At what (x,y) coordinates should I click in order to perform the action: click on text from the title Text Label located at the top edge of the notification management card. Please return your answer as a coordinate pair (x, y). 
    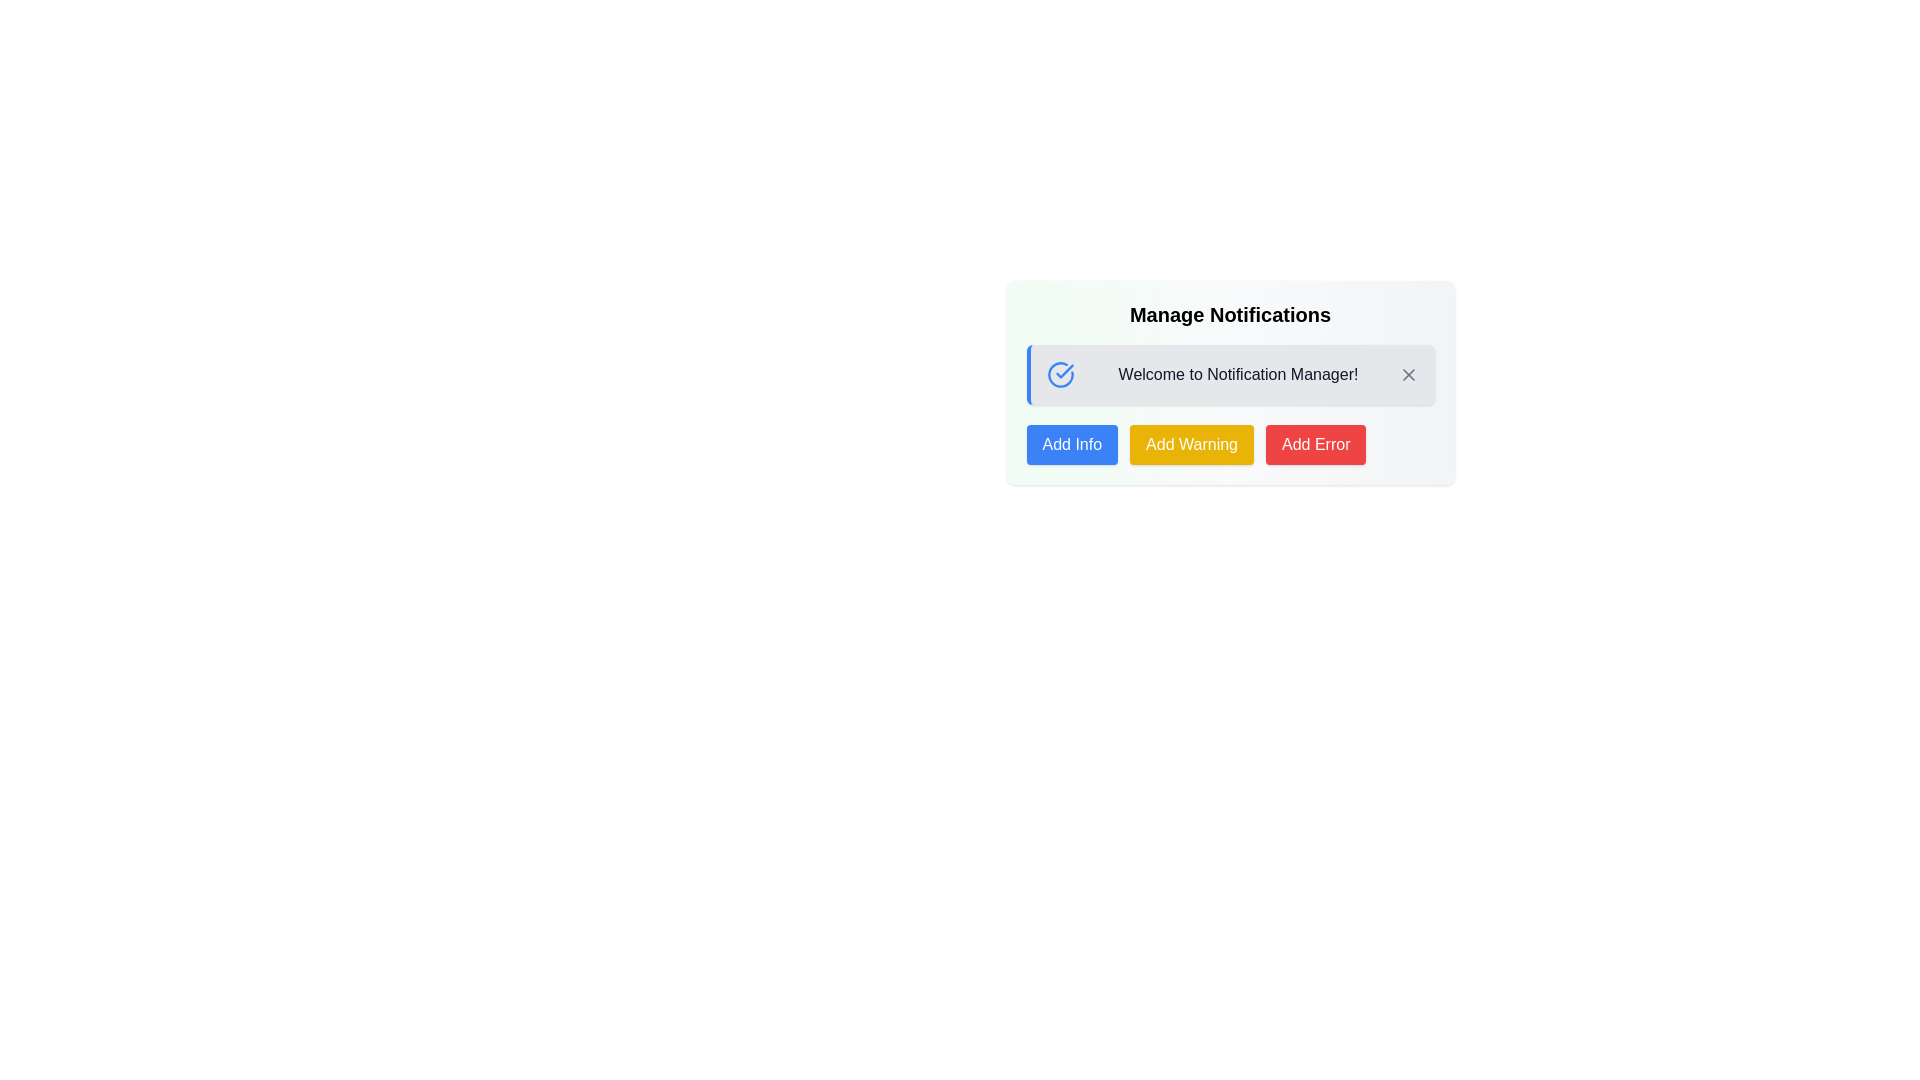
    Looking at the image, I should click on (1229, 315).